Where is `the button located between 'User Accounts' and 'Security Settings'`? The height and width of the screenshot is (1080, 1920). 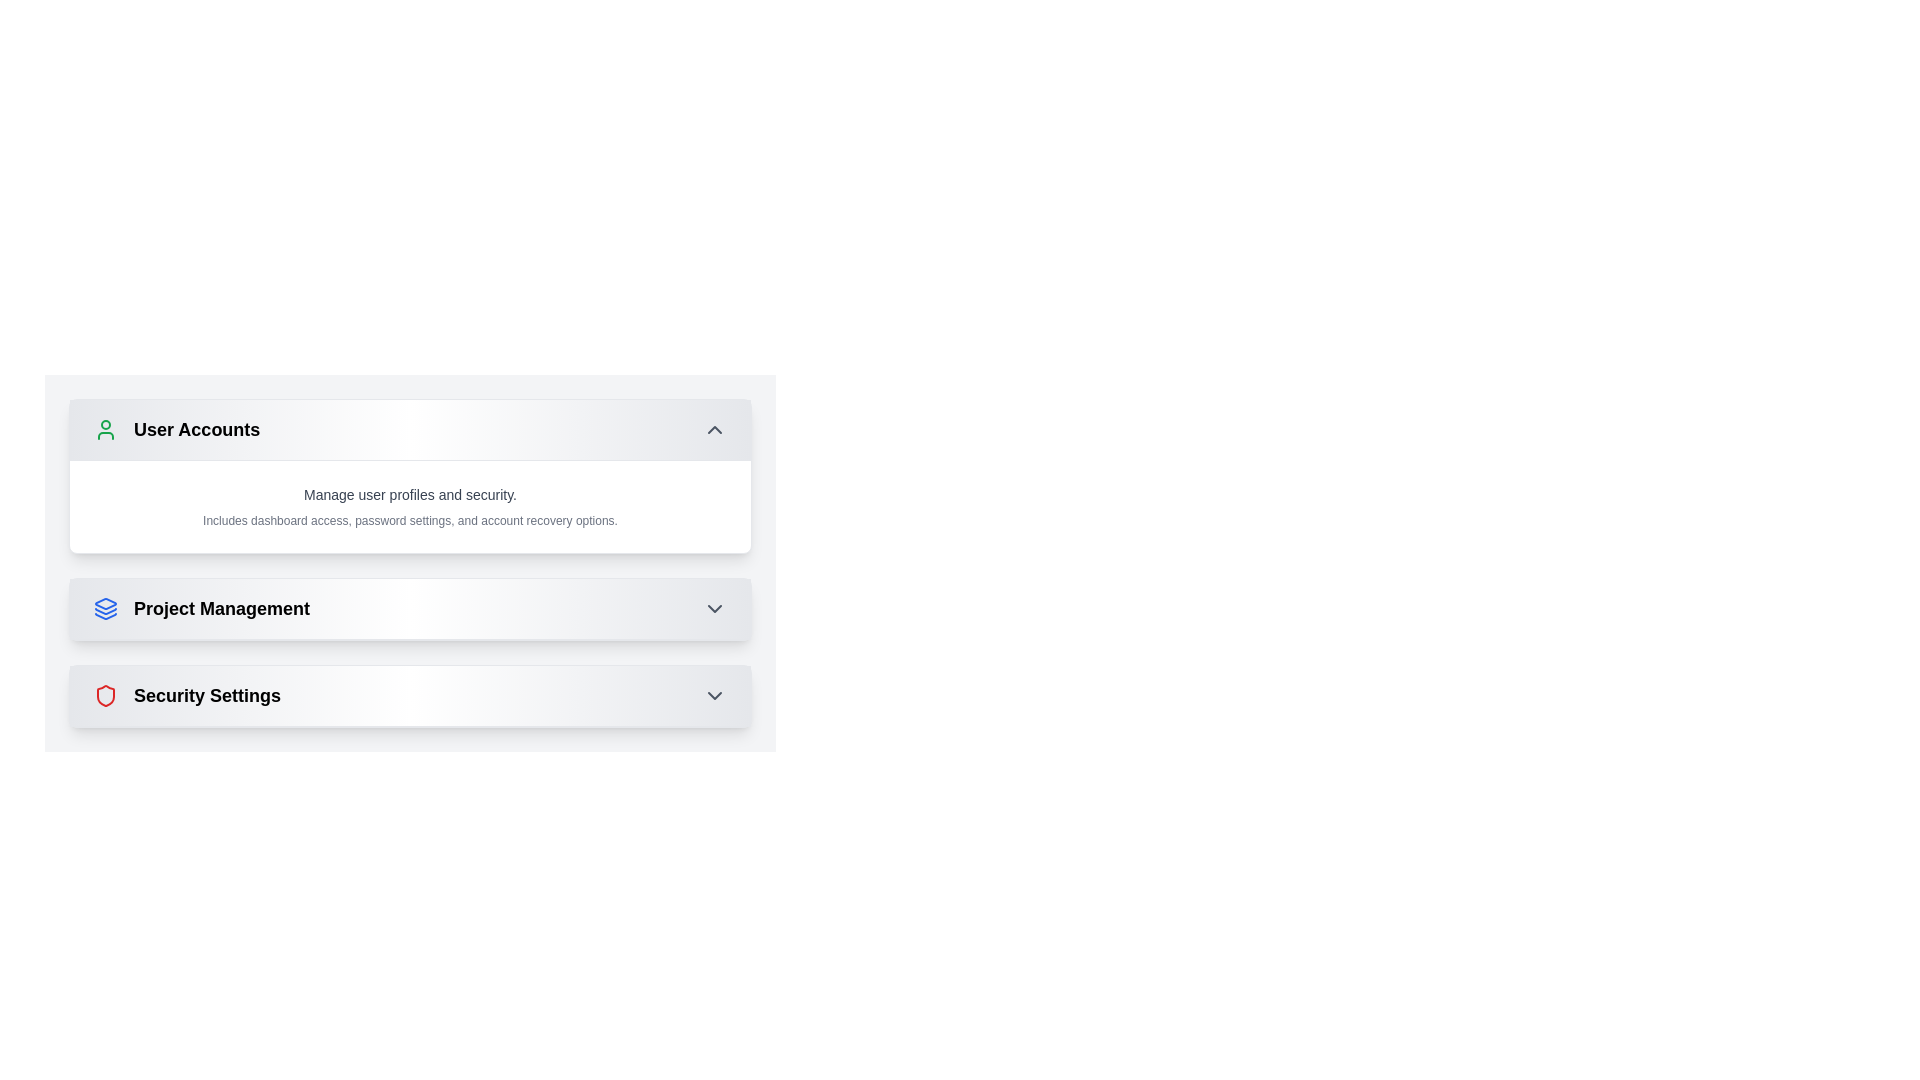
the button located between 'User Accounts' and 'Security Settings' is located at coordinates (409, 589).